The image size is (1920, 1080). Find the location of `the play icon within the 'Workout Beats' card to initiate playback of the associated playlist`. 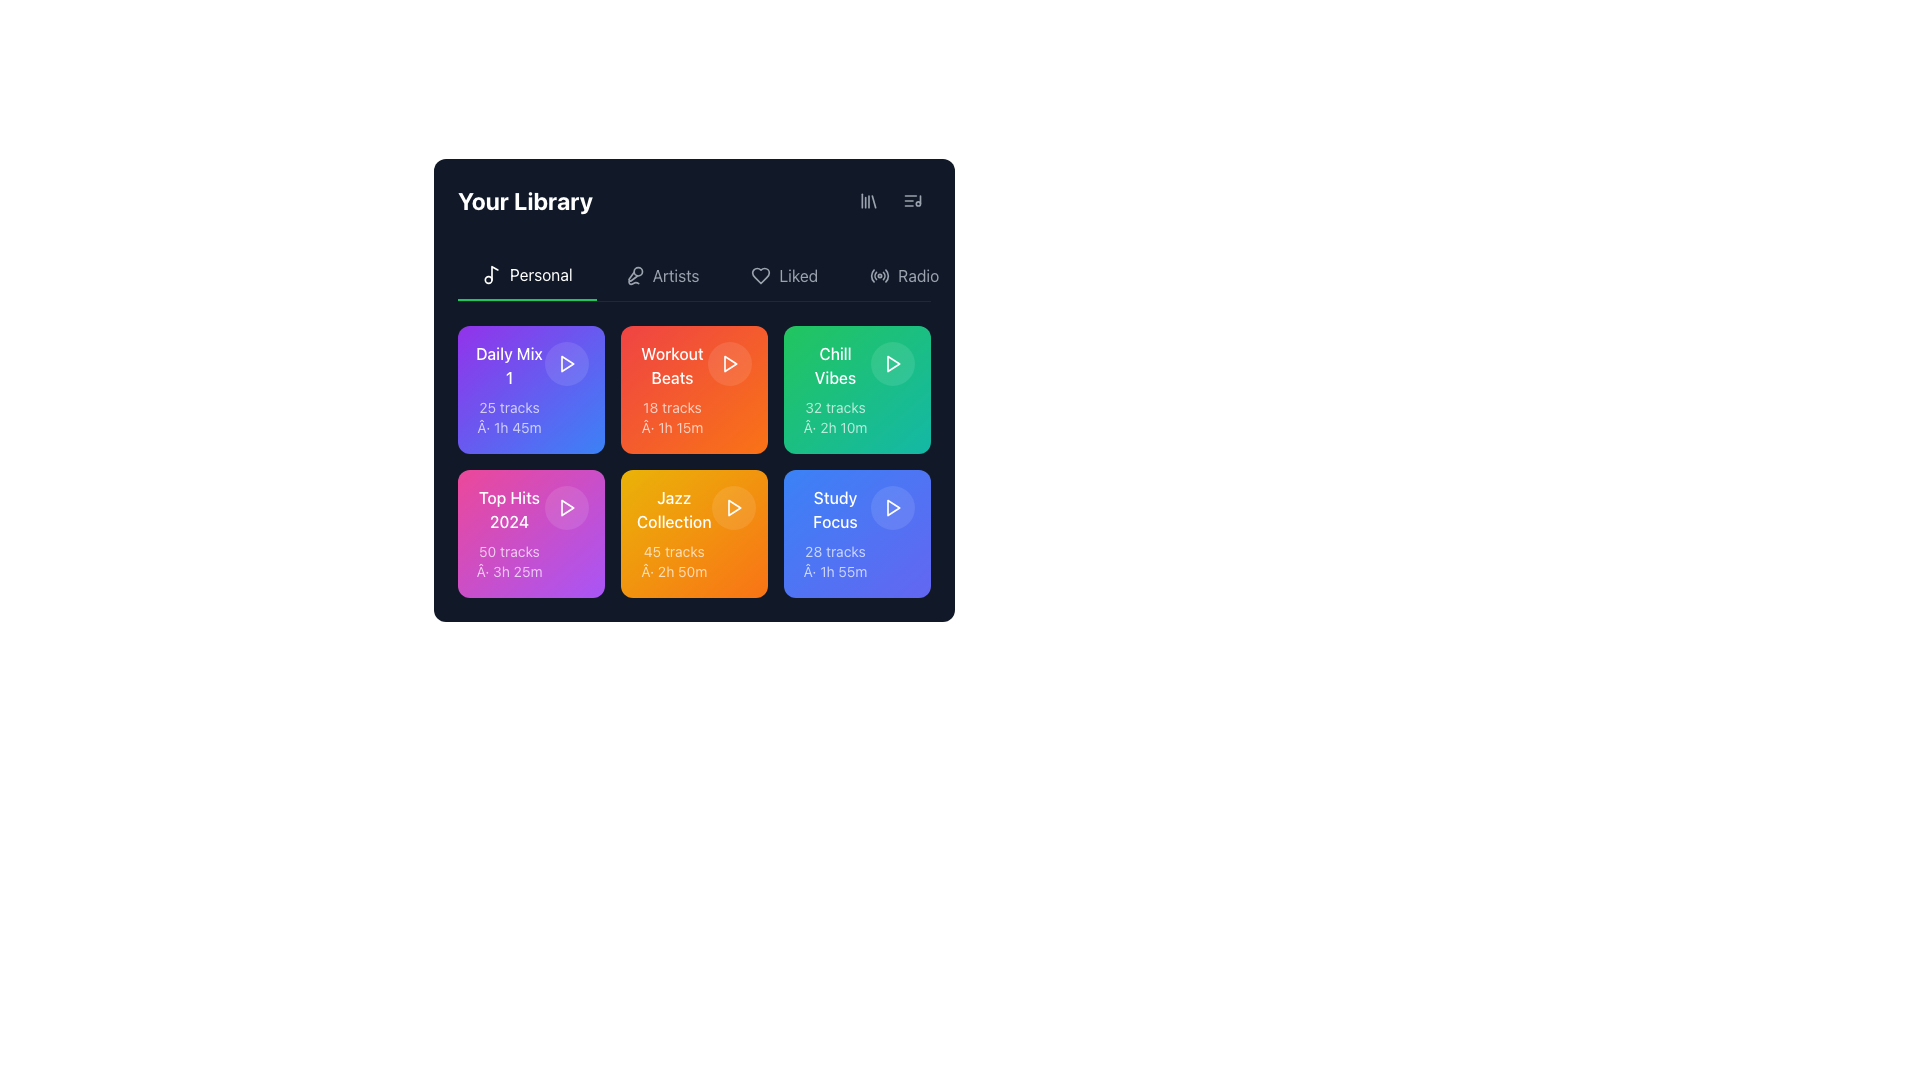

the play icon within the 'Workout Beats' card to initiate playback of the associated playlist is located at coordinates (729, 363).